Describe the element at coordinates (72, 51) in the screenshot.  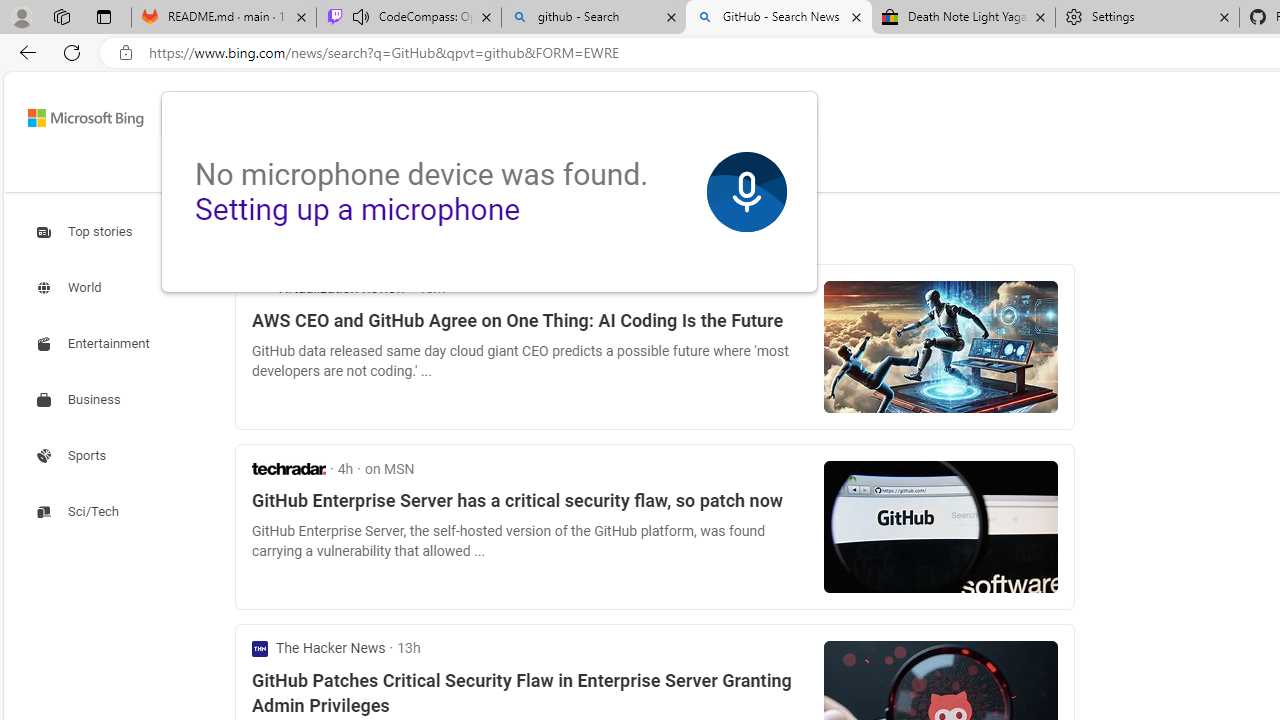
I see `'Refresh'` at that location.